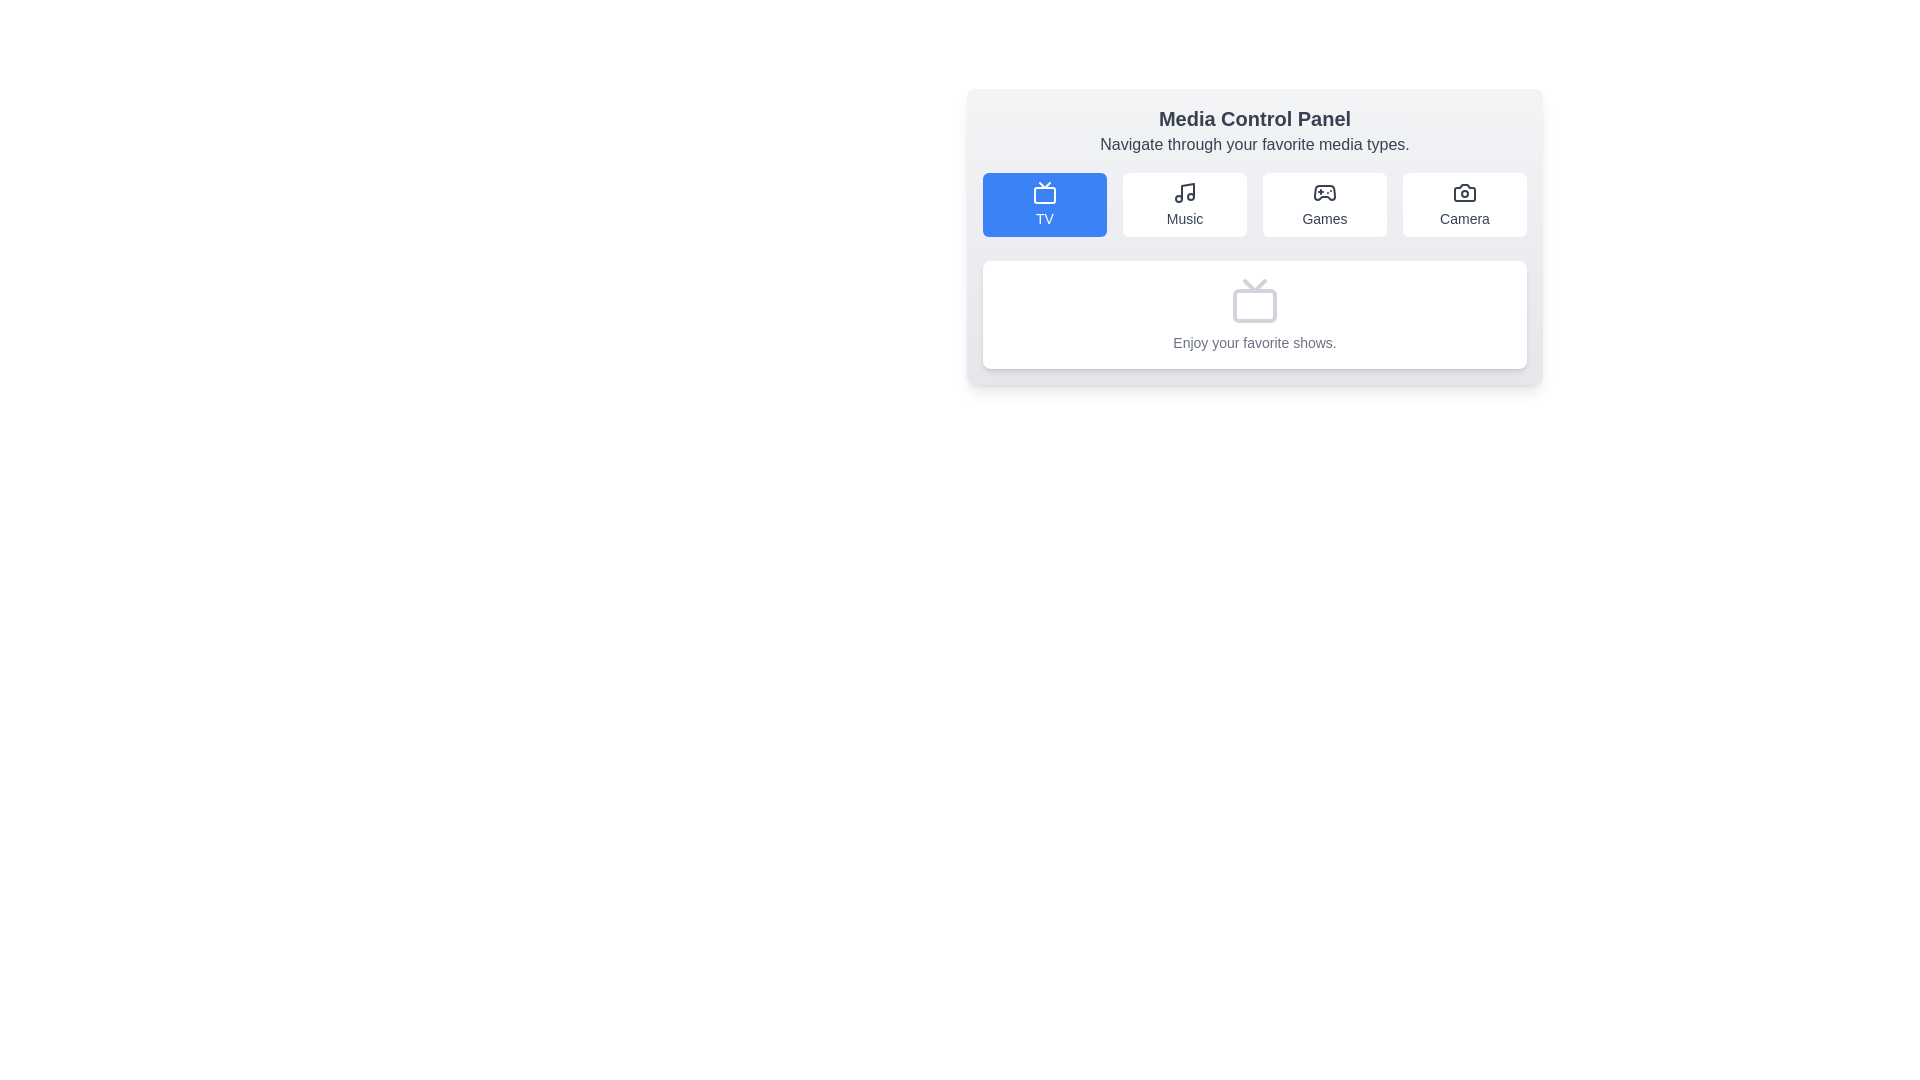  I want to click on the interactive button for navigating to the 'Games' section, located in the third column of the grid, so click(1324, 204).